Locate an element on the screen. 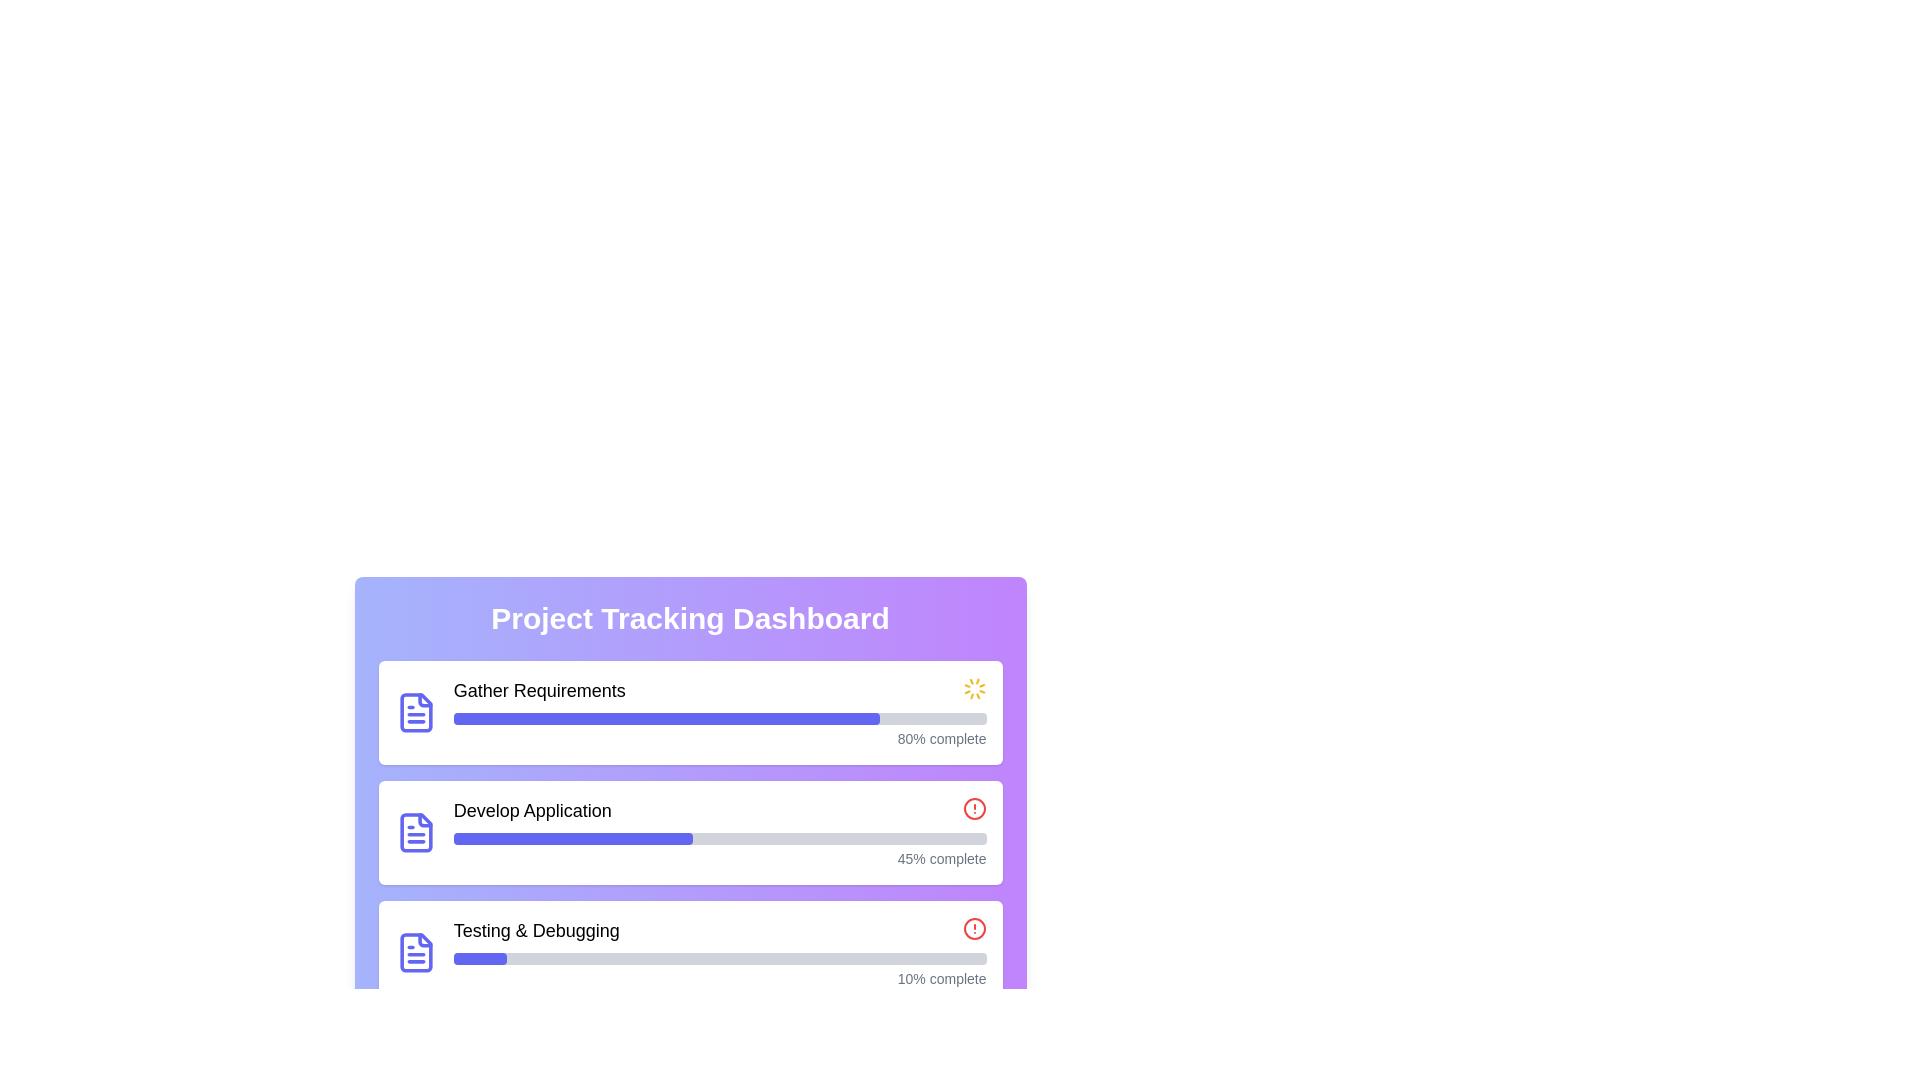  the Progress Bar element styled in indigo within the 'Testing & Debugging' section of the Project Tracking Dashboard is located at coordinates (720, 958).